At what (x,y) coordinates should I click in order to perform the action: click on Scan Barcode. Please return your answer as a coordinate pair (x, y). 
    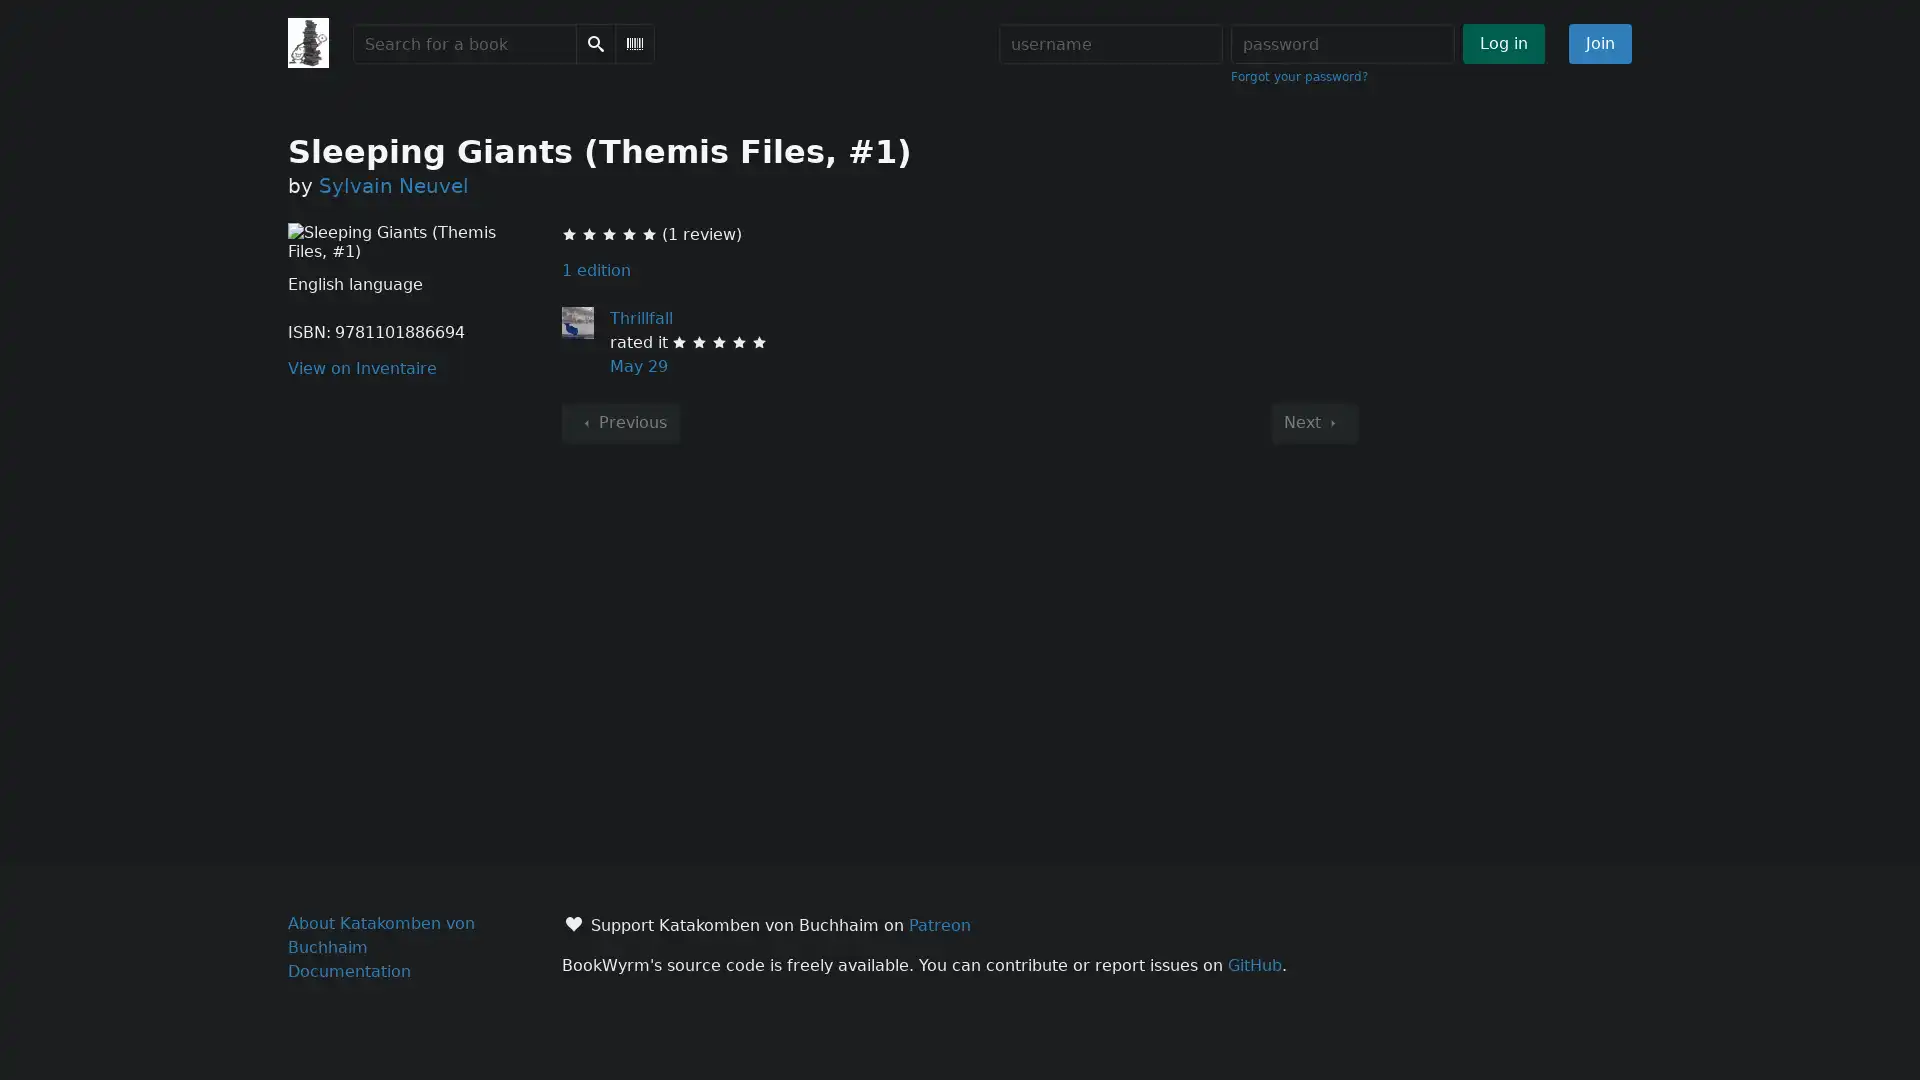
    Looking at the image, I should click on (632, 43).